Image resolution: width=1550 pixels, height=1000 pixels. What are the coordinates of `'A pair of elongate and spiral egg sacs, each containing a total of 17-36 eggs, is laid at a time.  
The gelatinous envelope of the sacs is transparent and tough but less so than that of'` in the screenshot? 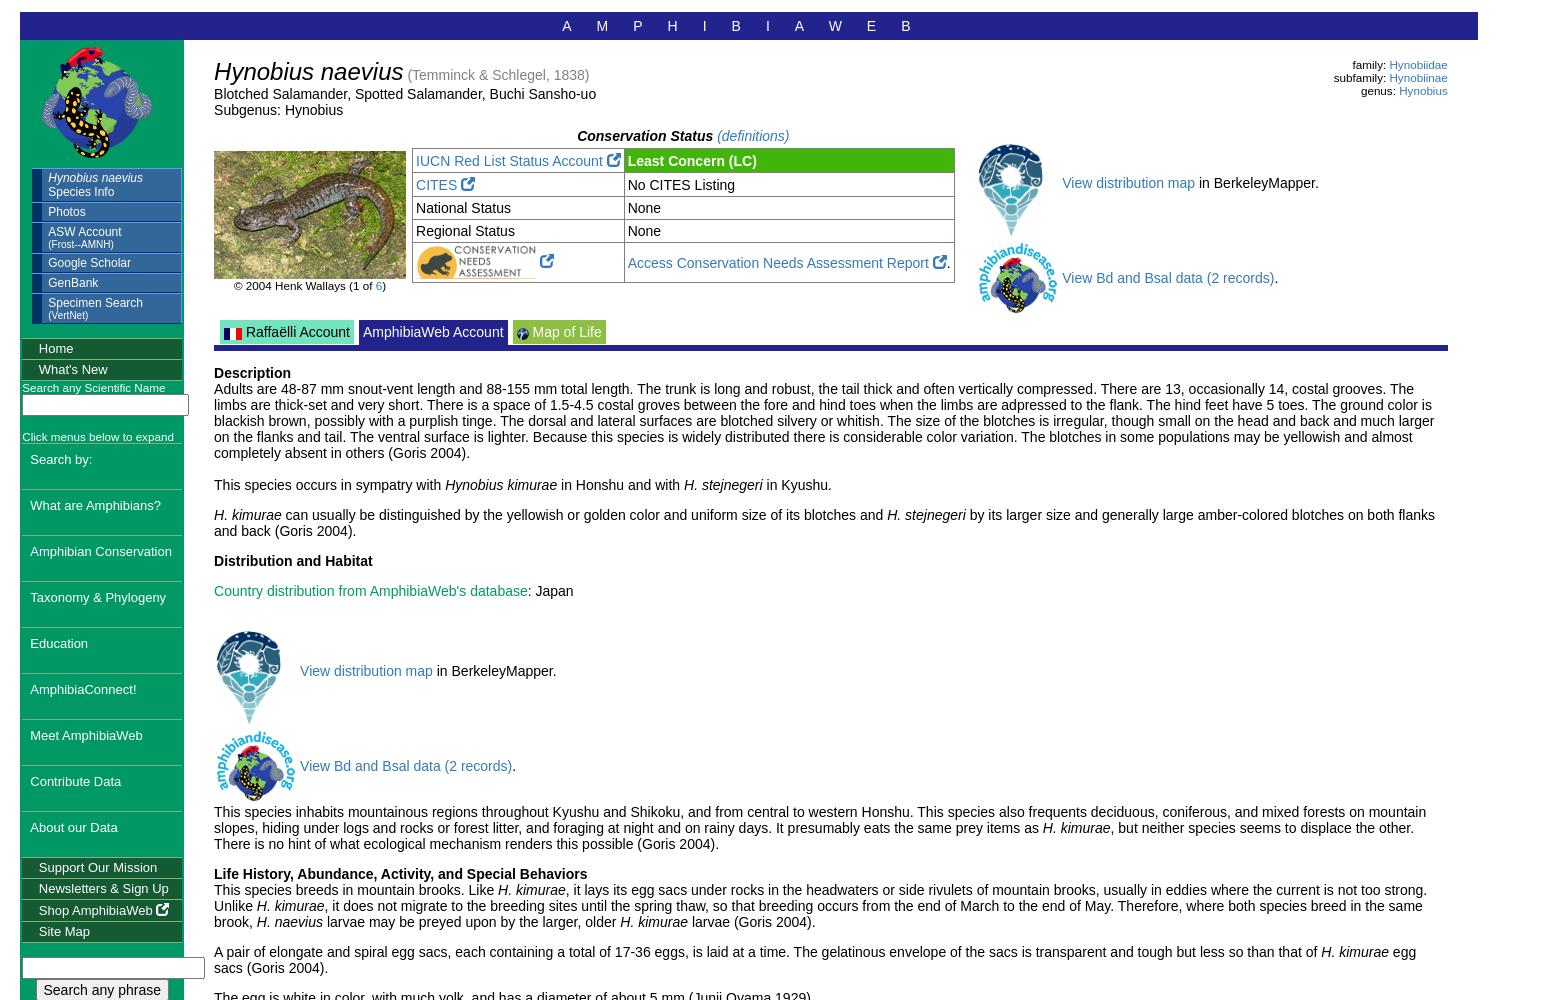 It's located at (767, 950).